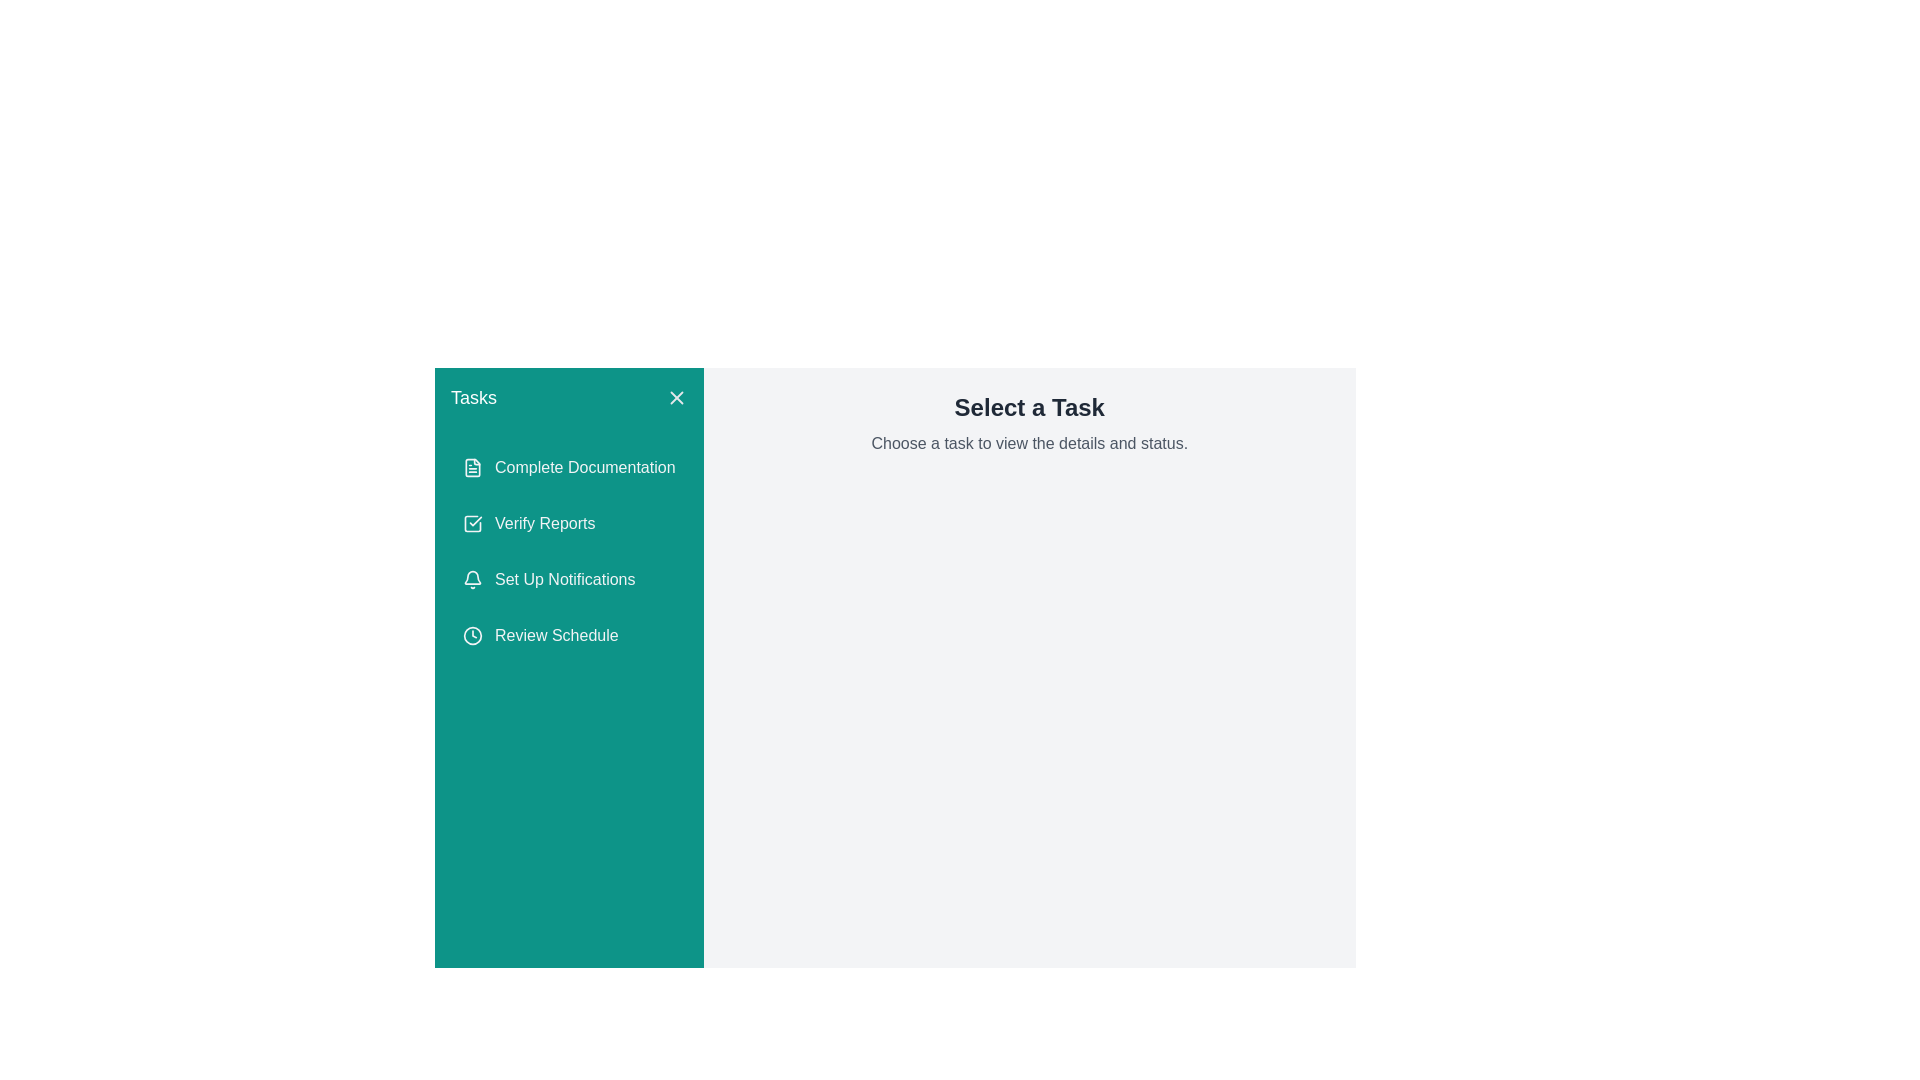 The height and width of the screenshot is (1080, 1920). What do you see at coordinates (568, 523) in the screenshot?
I see `the 'Verify Reports' button, which features a checkbox icon and is located below the 'Complete Documentation' button in the left-side navigation panel` at bounding box center [568, 523].